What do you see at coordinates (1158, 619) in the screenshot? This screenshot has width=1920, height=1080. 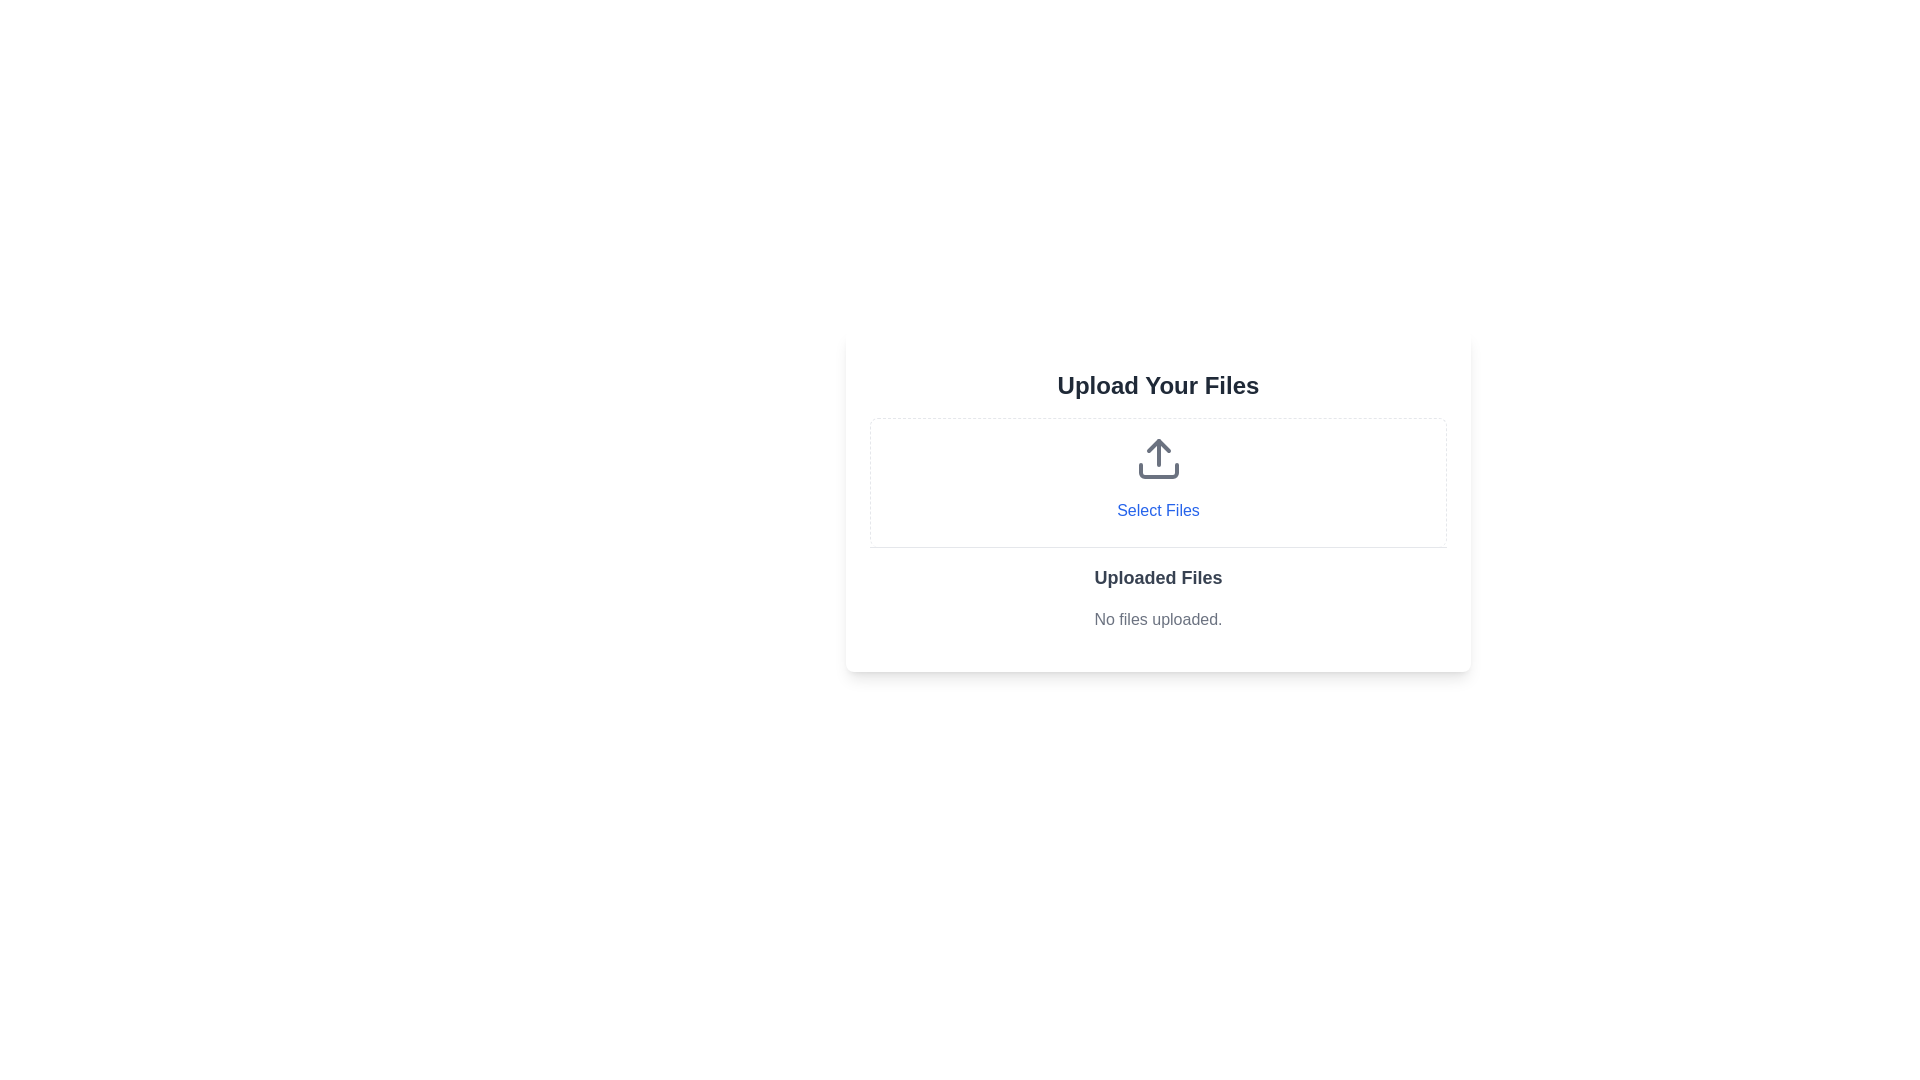 I see `text label that informs the user there are currently no uploaded files to display, located below the bold title 'Uploaded Files'` at bounding box center [1158, 619].